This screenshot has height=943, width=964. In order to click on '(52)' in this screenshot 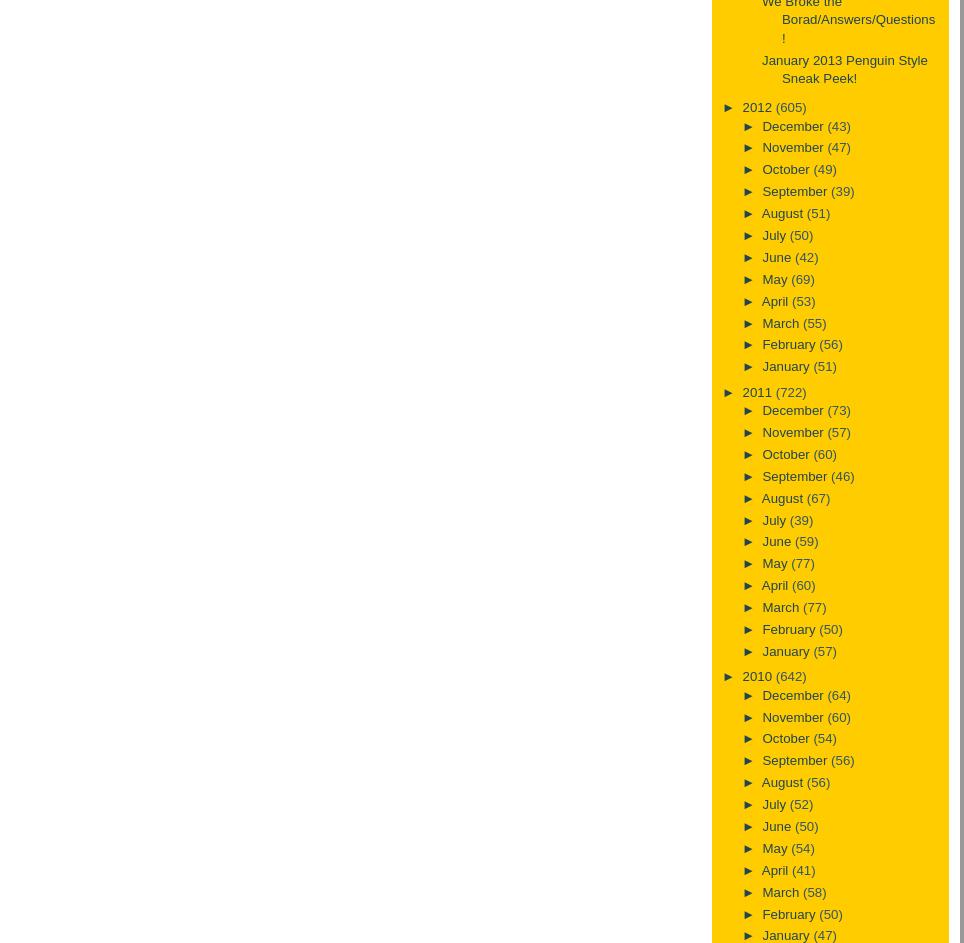, I will do `click(800, 803)`.